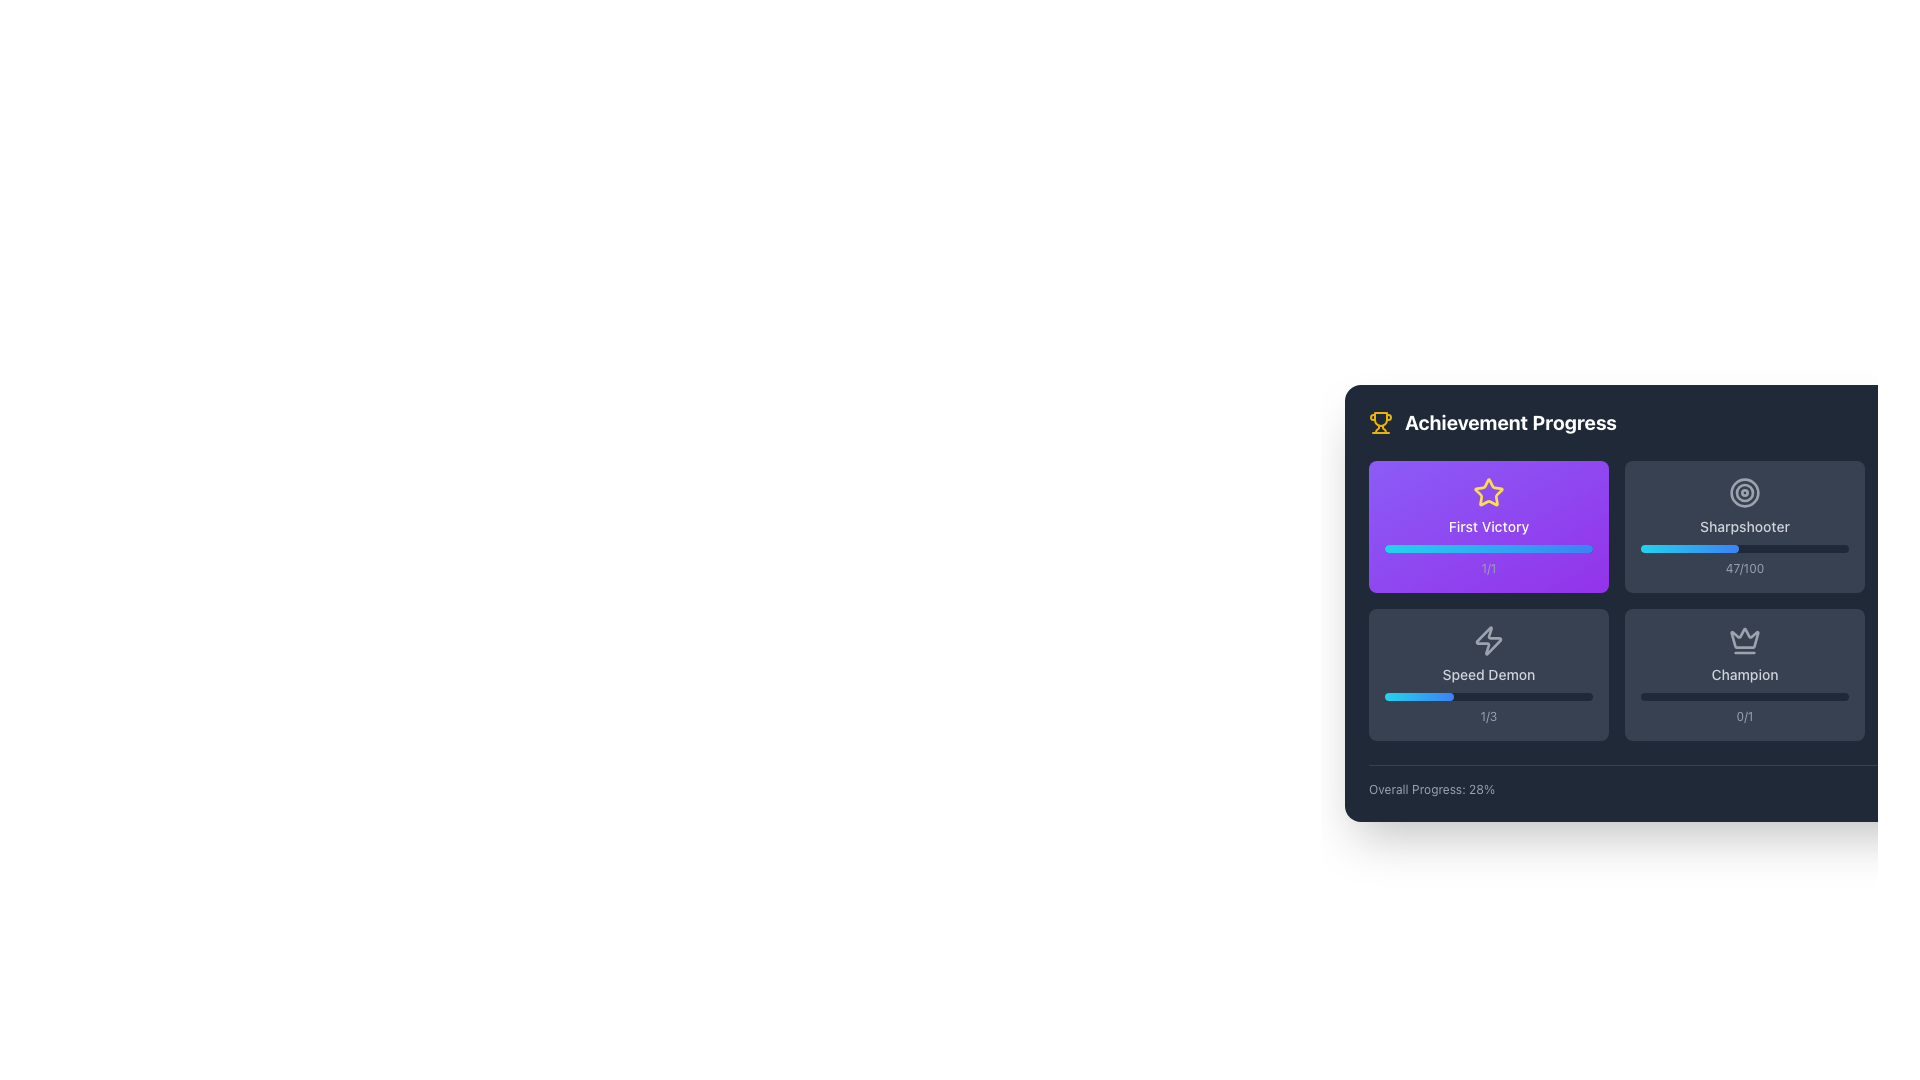 Image resolution: width=1920 pixels, height=1080 pixels. Describe the element at coordinates (1744, 526) in the screenshot. I see `the Progress Card displaying the 'Sharpshooter' milestone in the Achievement Progress section, located in the top-right card among the achievement cards` at that location.